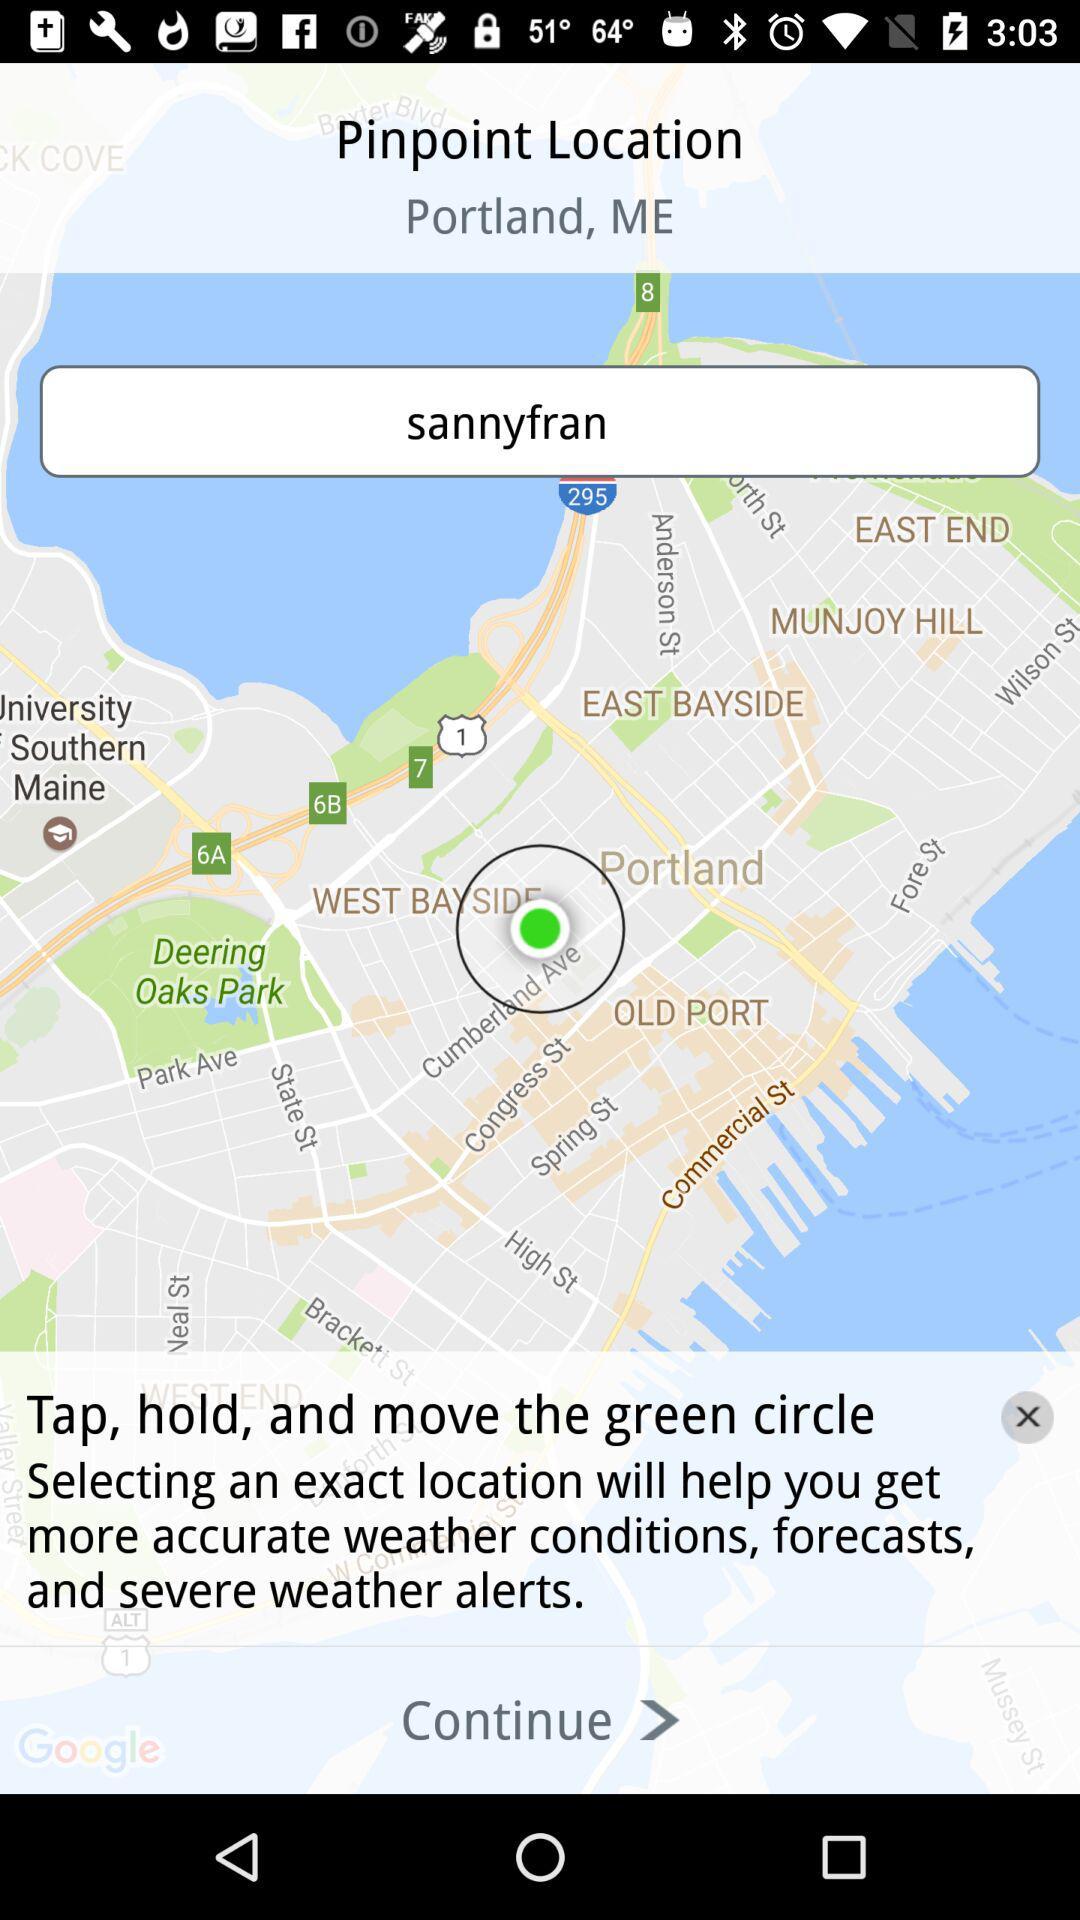  What do you see at coordinates (1027, 1416) in the screenshot?
I see `the close icon` at bounding box center [1027, 1416].